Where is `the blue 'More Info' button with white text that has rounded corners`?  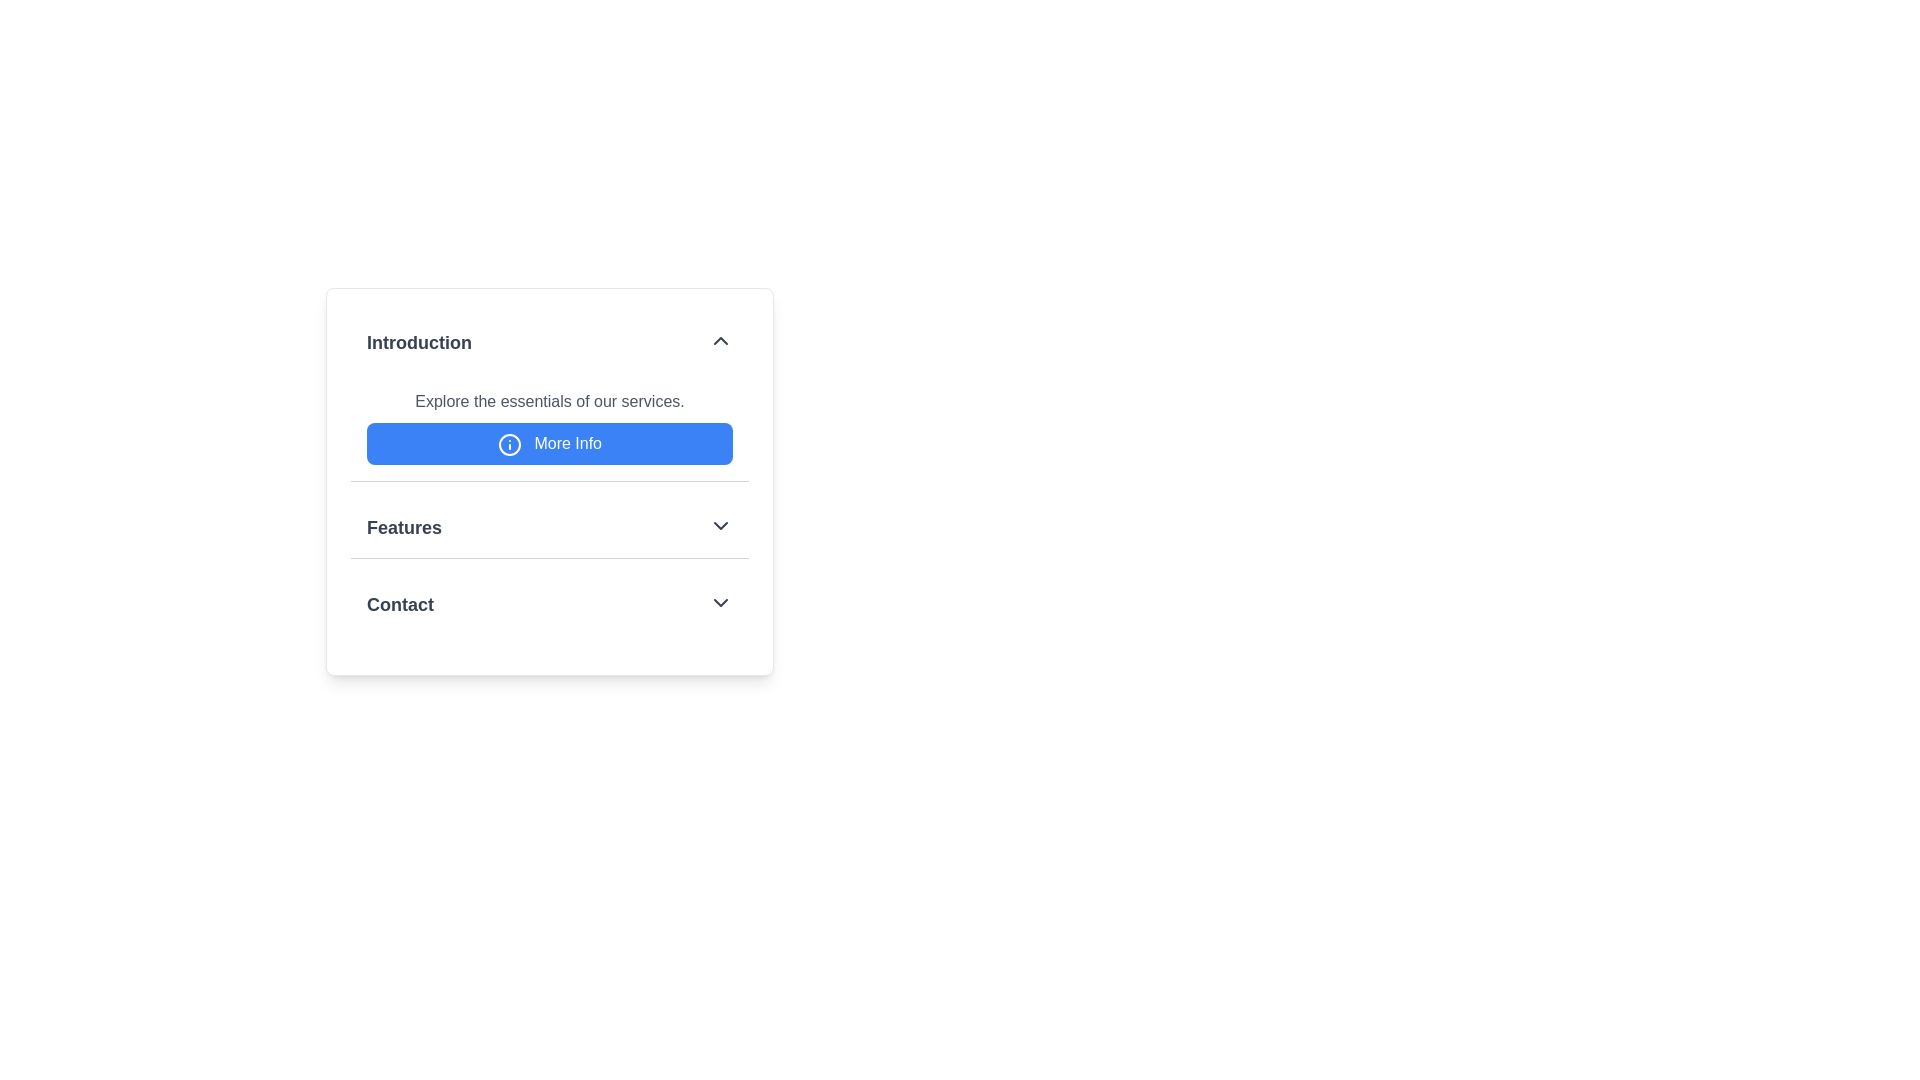 the blue 'More Info' button with white text that has rounded corners is located at coordinates (550, 442).